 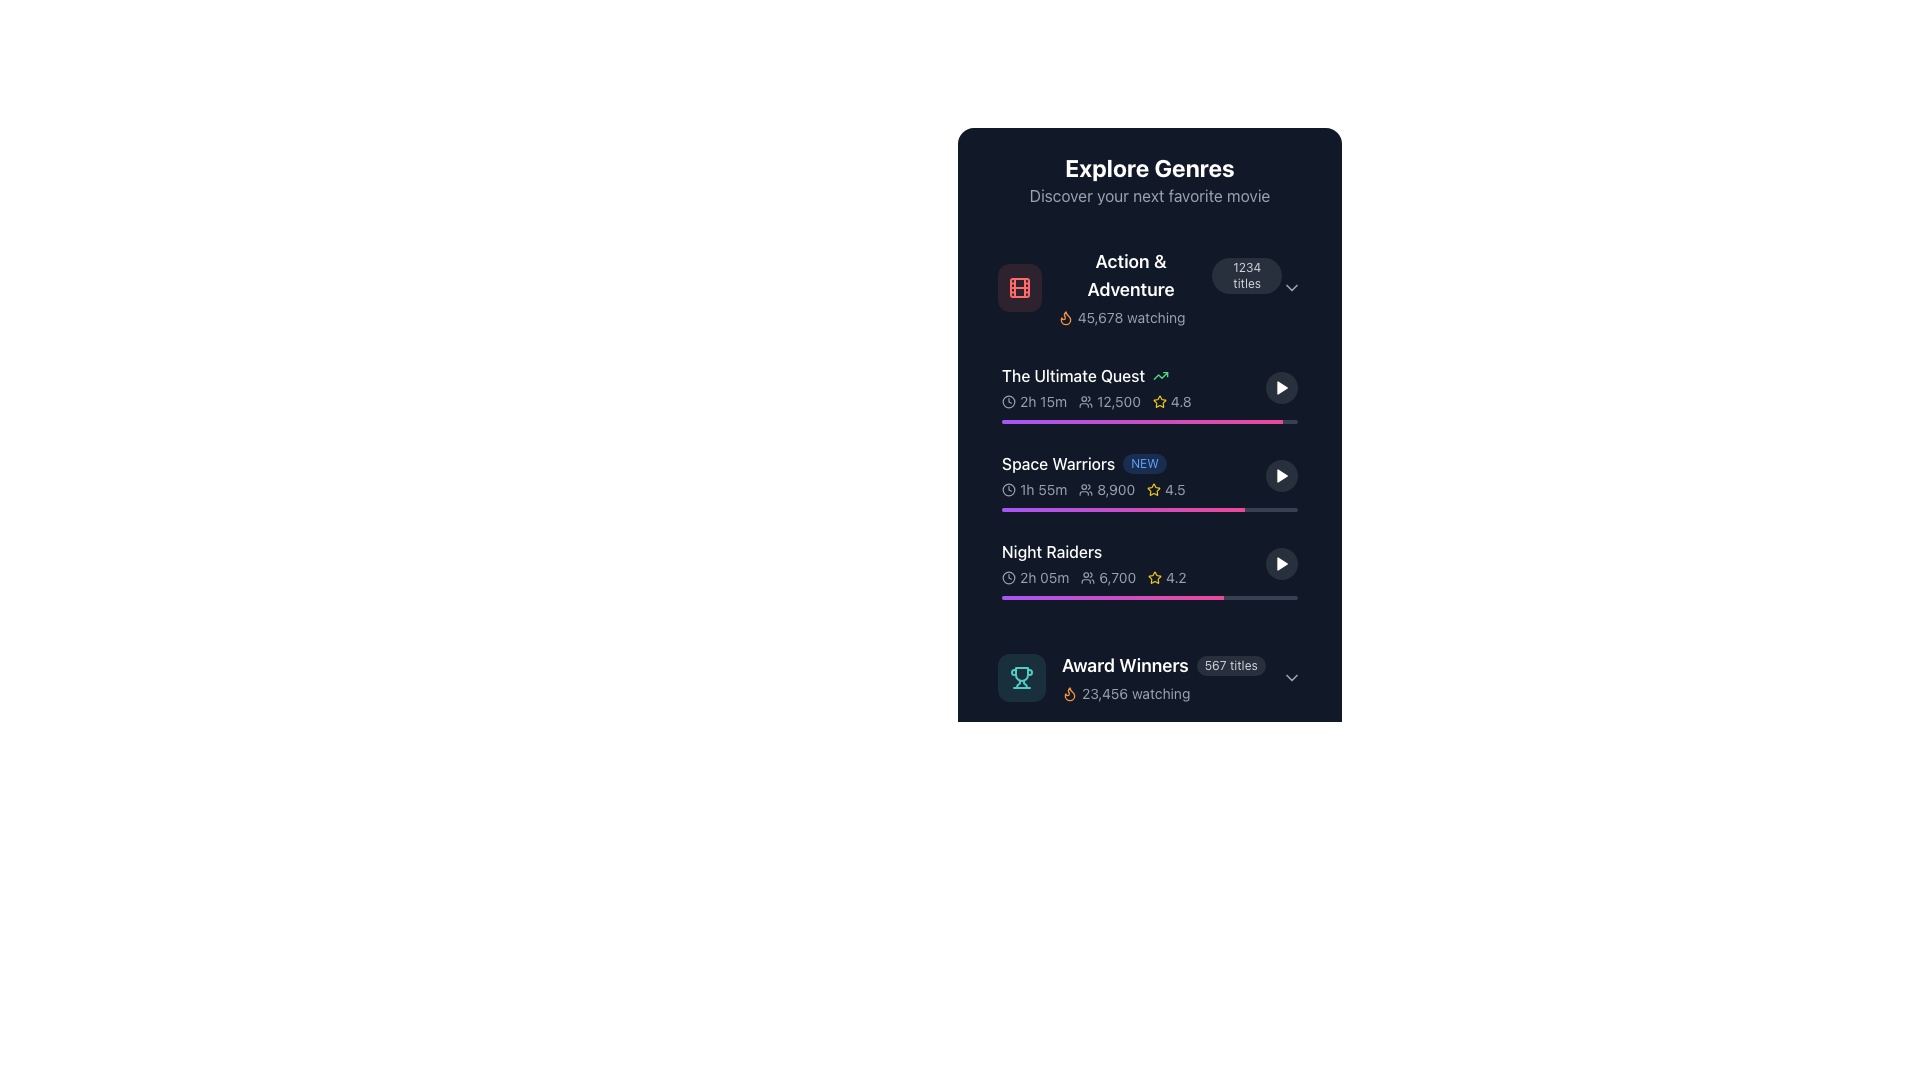 What do you see at coordinates (1172, 401) in the screenshot?
I see `the rating display component for 'The Ultimate Quest', which is represented by a yellow star icon followed by the rating value '4.8' in gray text` at bounding box center [1172, 401].